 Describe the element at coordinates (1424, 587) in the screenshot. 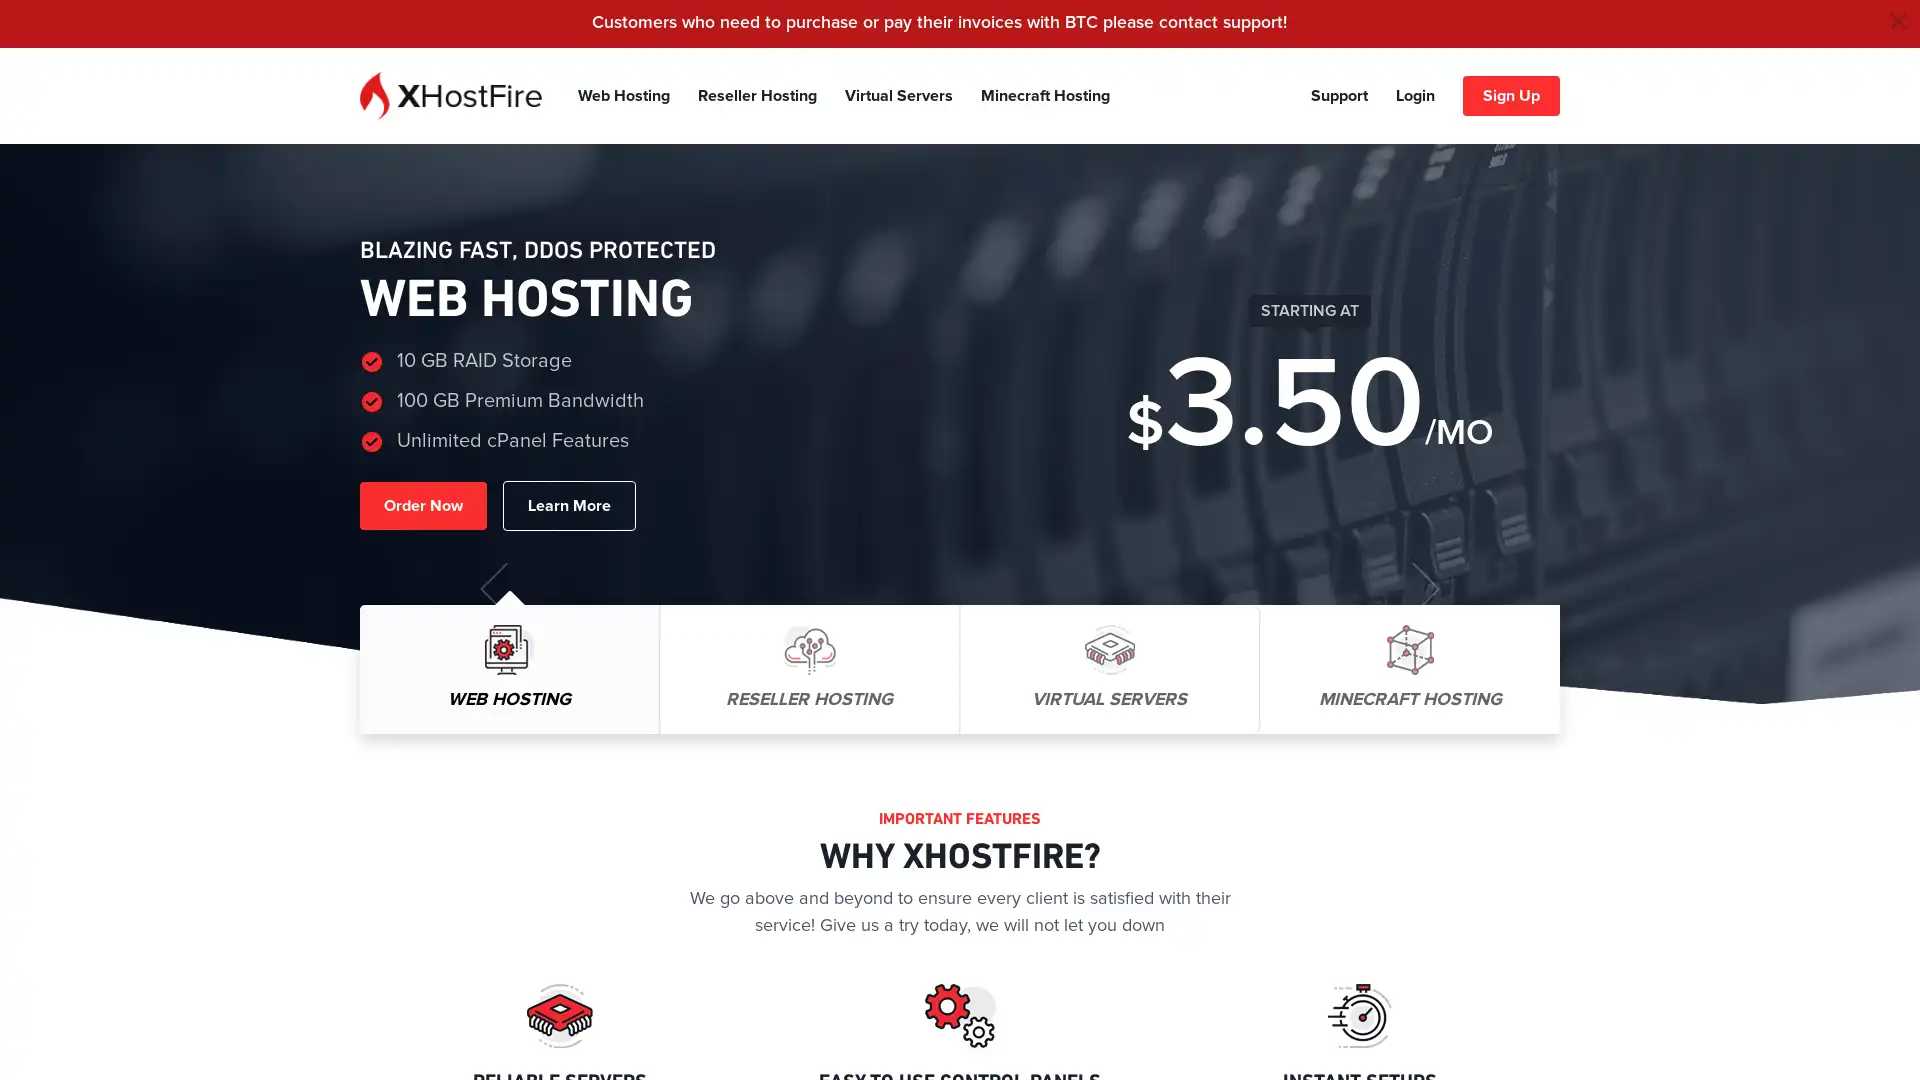

I see `Next slide` at that location.